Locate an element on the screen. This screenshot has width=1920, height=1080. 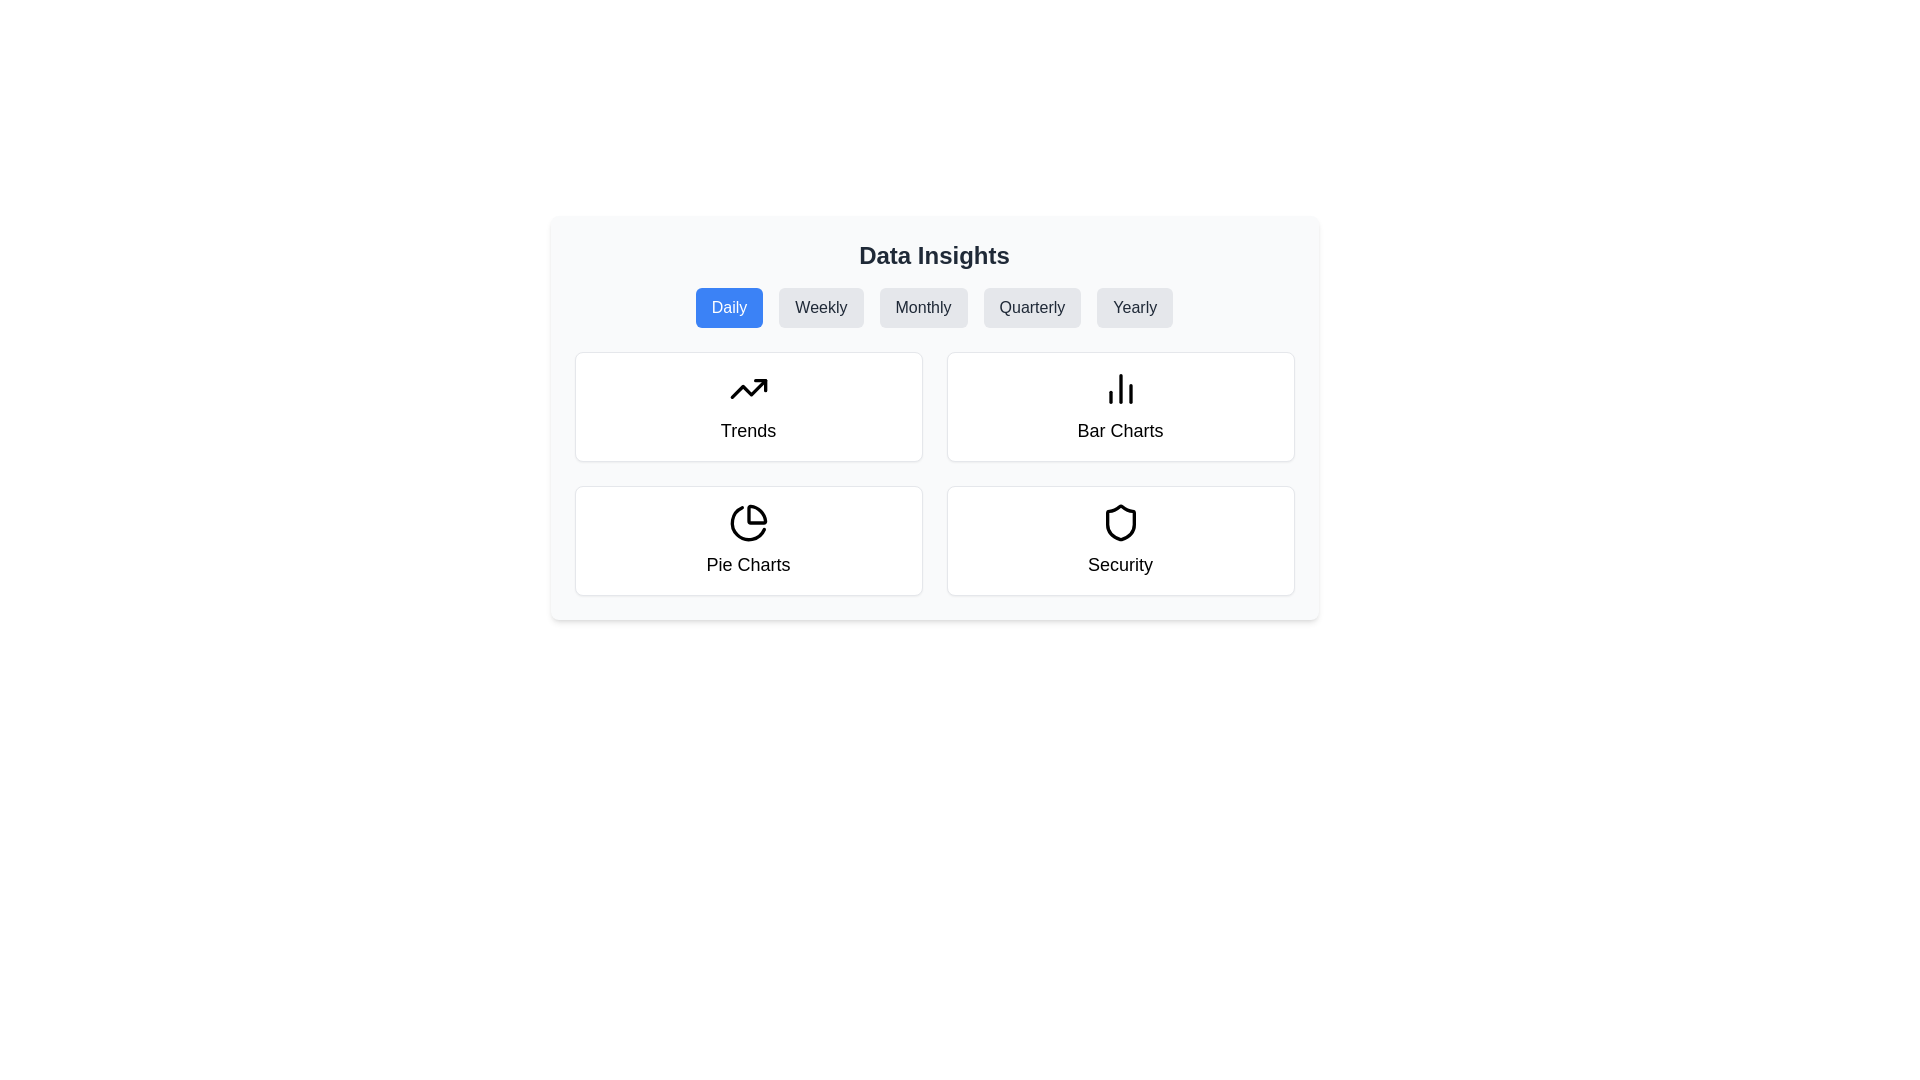
the text label located beneath the pie chart icon in the bottom-left card of the grid, which describes the purpose or topic of the chart is located at coordinates (747, 564).